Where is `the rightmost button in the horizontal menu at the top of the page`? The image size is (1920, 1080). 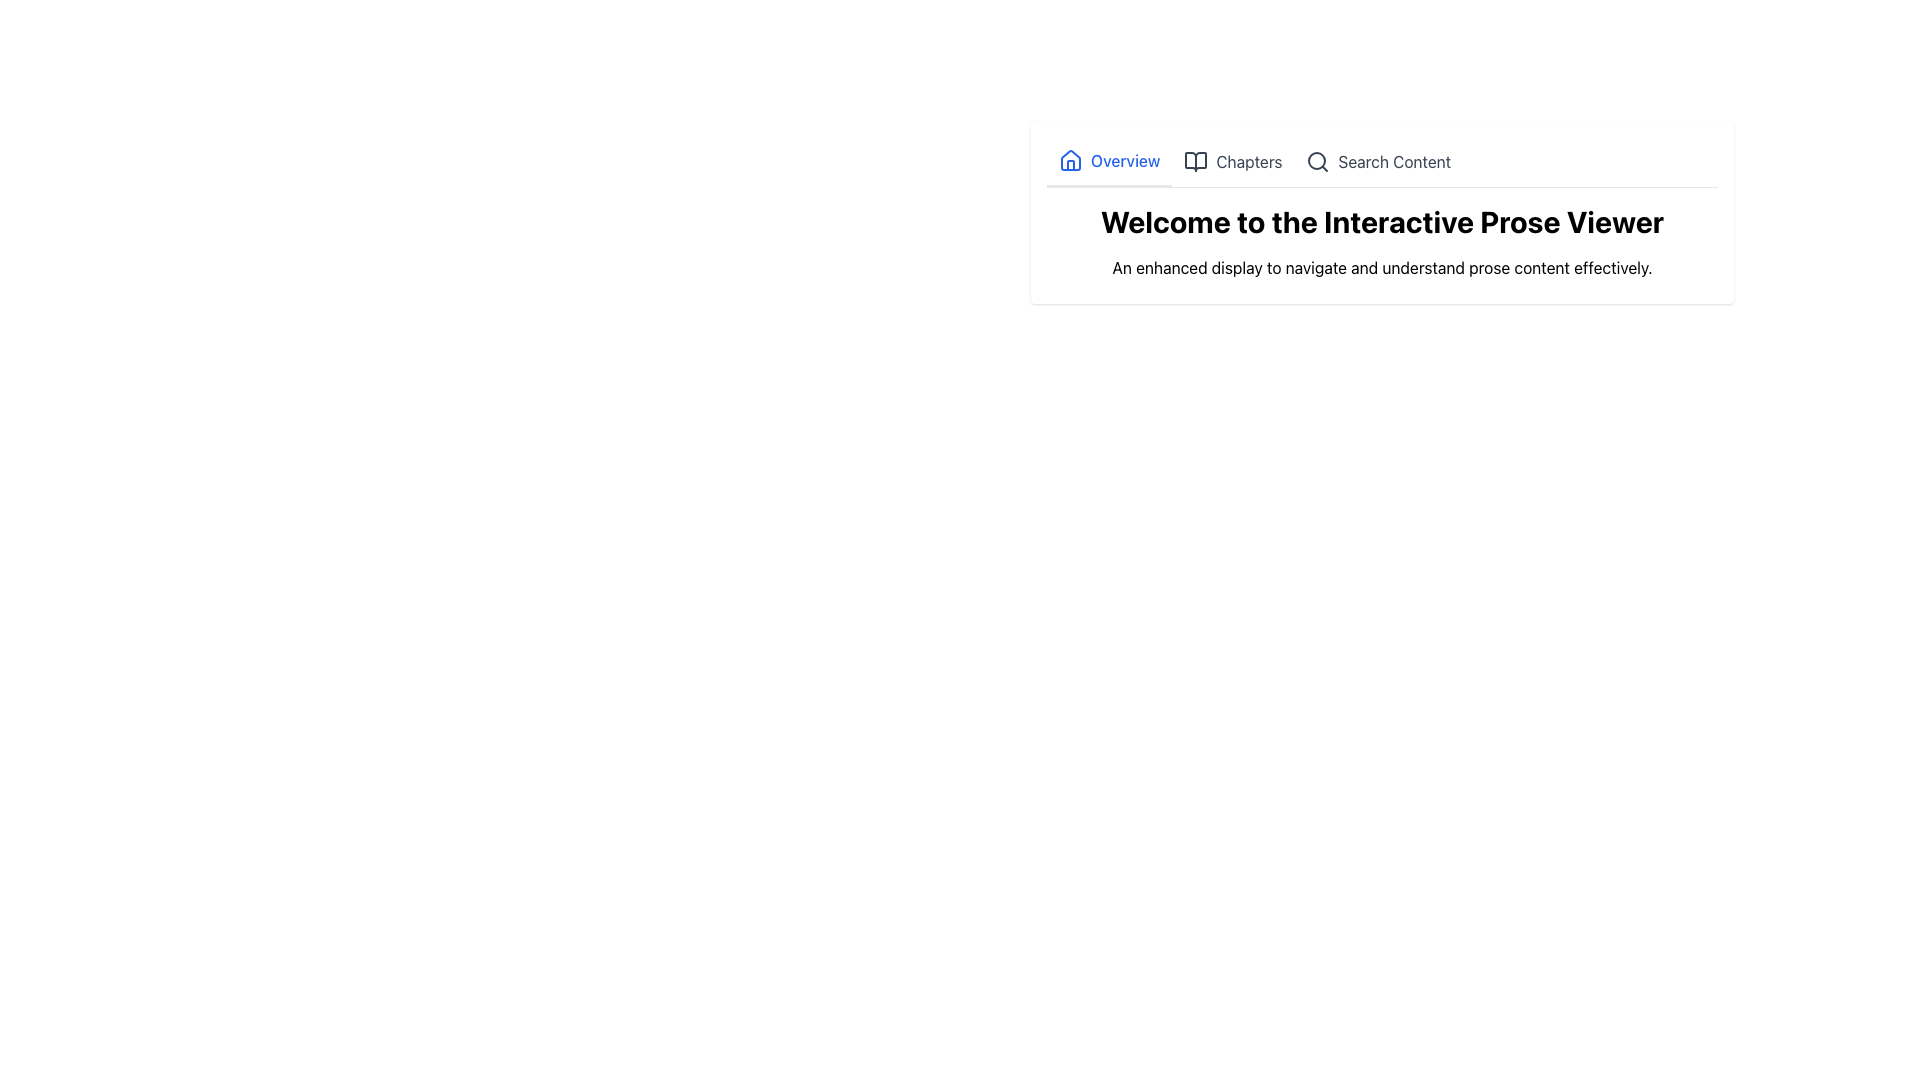 the rightmost button in the horizontal menu at the top of the page is located at coordinates (1377, 161).